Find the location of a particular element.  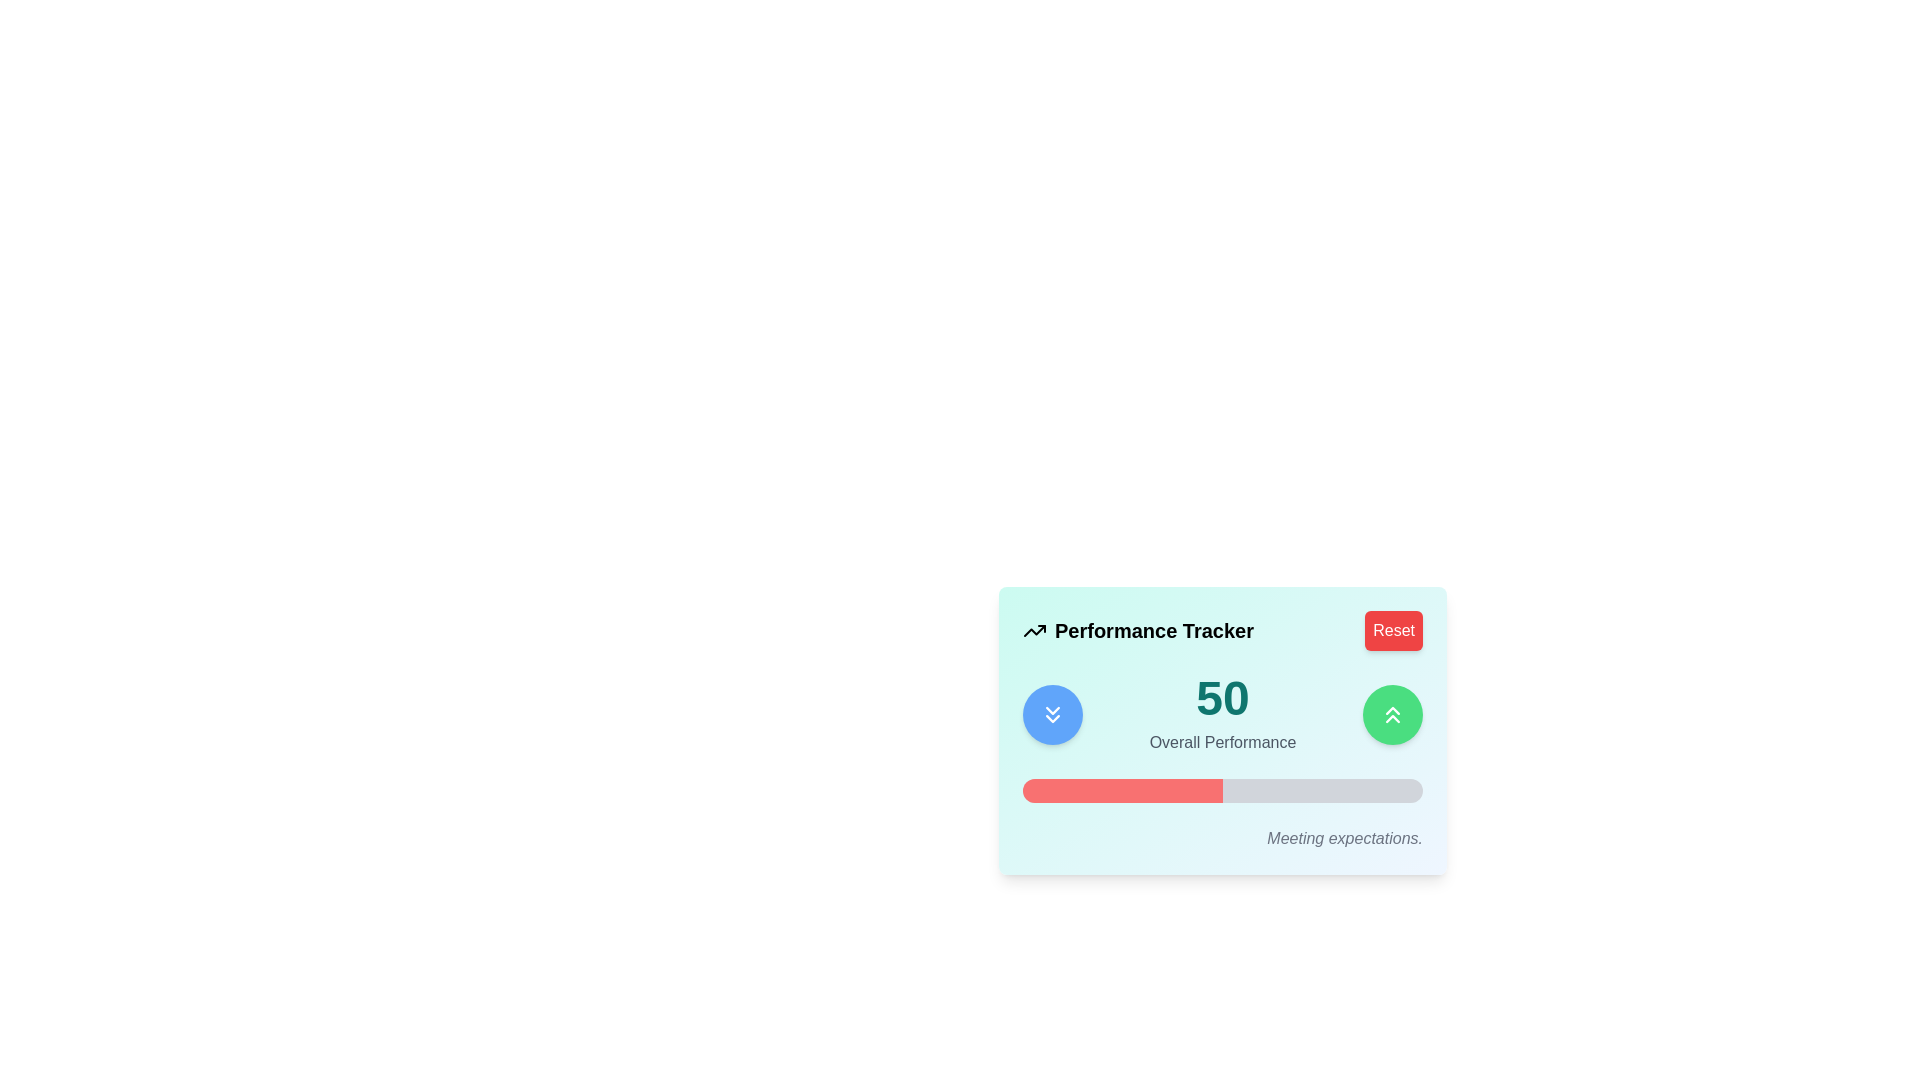

the downward action SVG icon located within the blue circular button adjacent to the 'Performance Tracker' card is located at coordinates (1051, 713).